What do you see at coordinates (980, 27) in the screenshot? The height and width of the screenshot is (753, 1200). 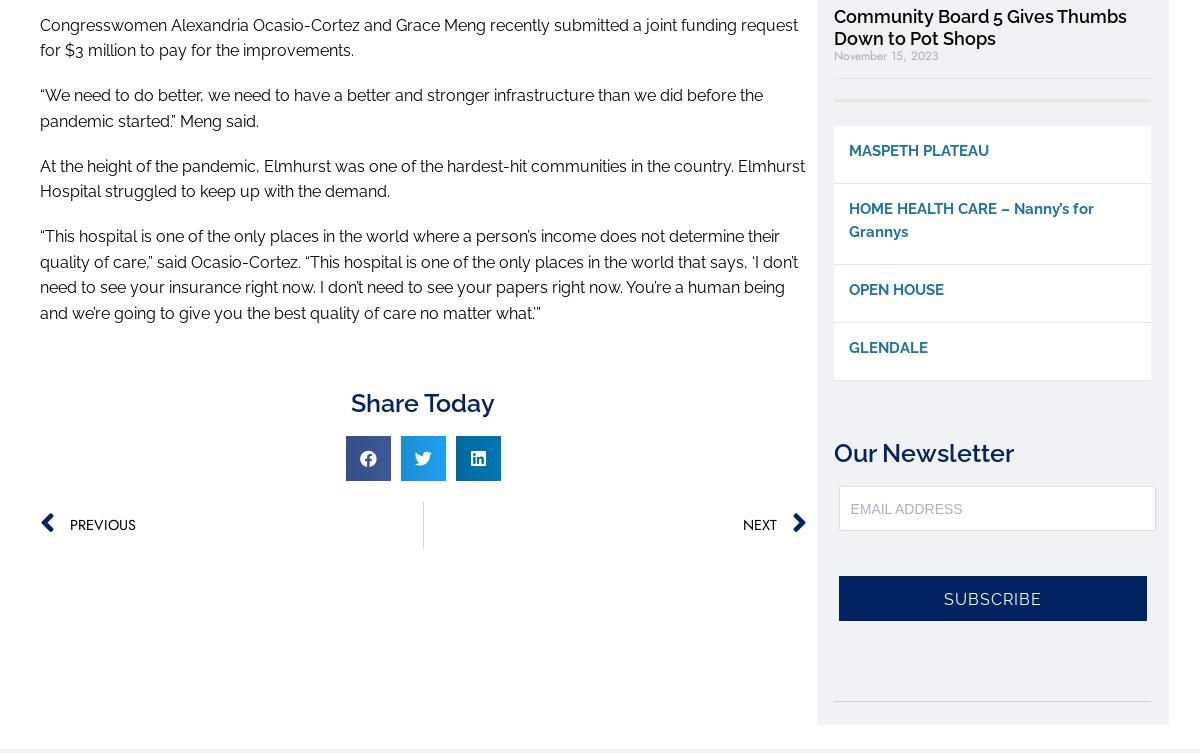 I see `'Community Board 5 Gives Thumbs Down to Pot Shops'` at bounding box center [980, 27].